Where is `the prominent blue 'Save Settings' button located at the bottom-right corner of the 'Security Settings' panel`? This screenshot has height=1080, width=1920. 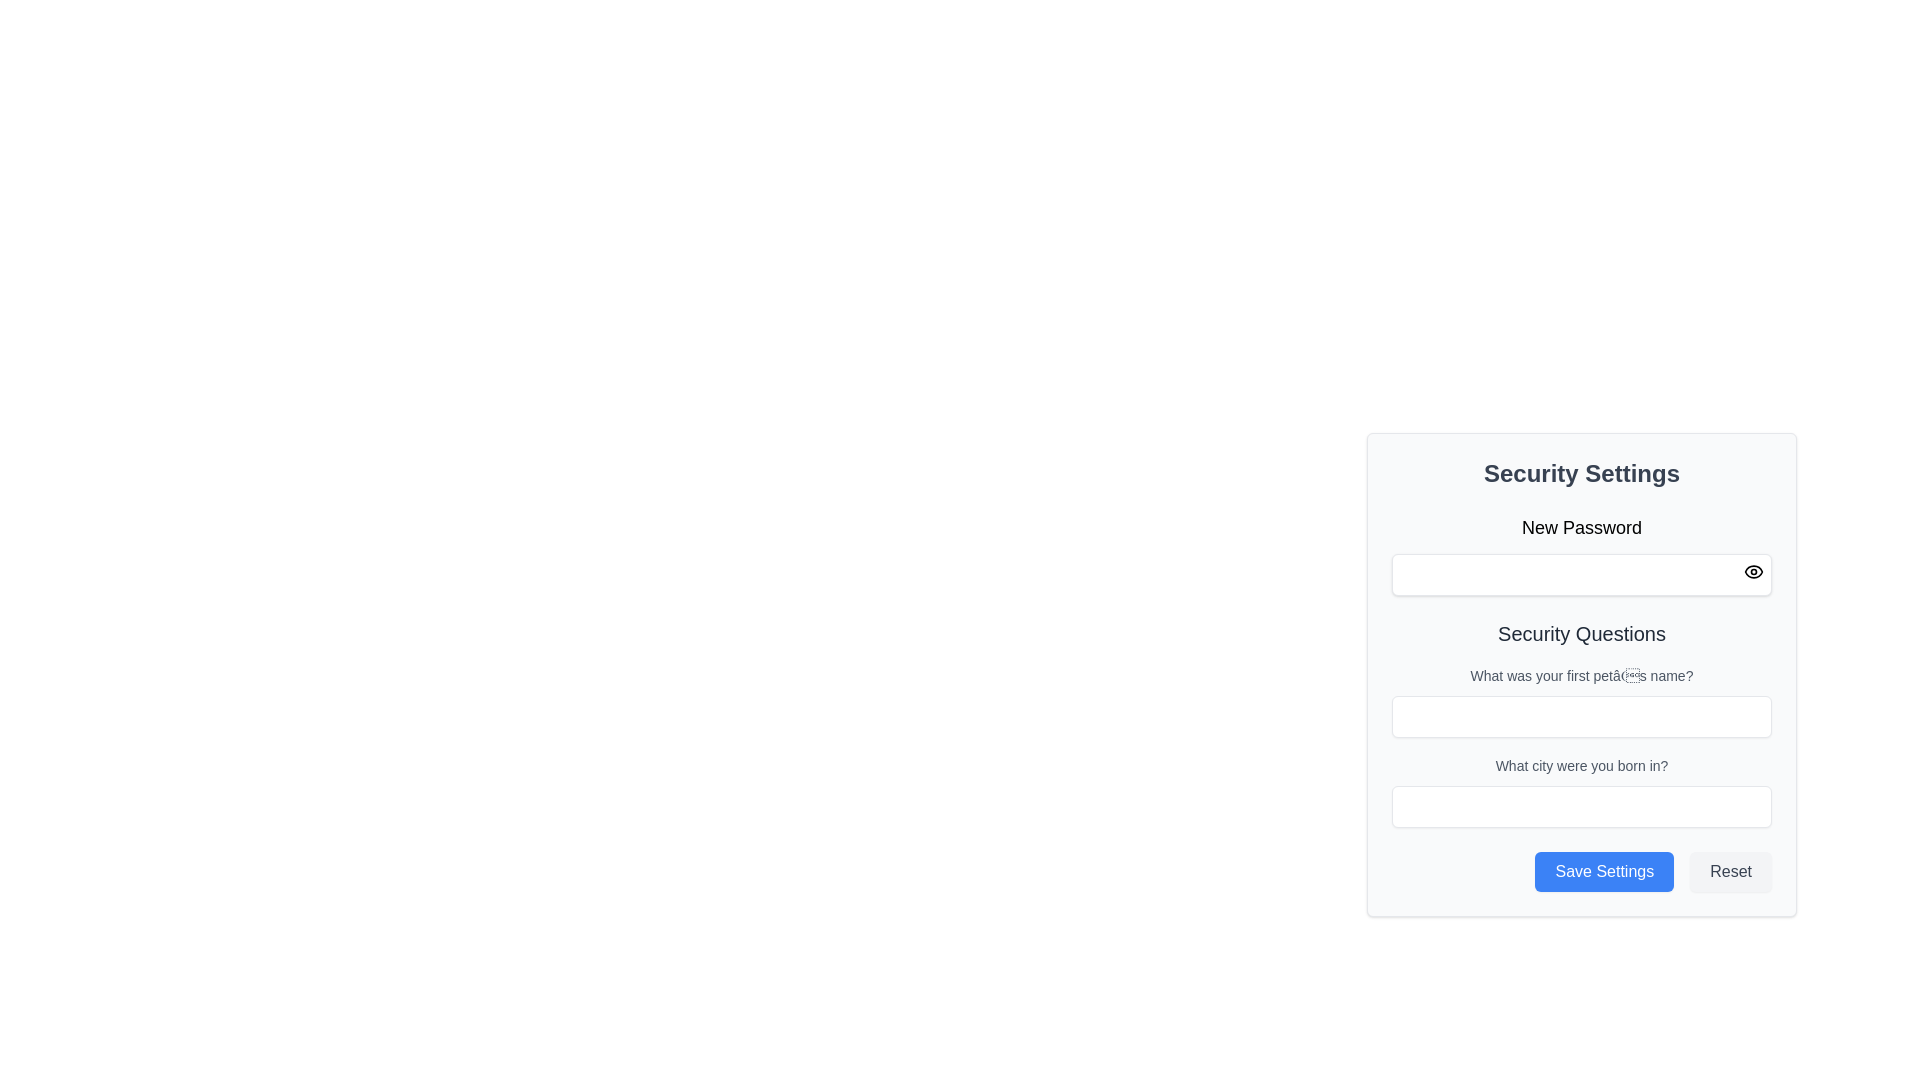 the prominent blue 'Save Settings' button located at the bottom-right corner of the 'Security Settings' panel is located at coordinates (1604, 870).